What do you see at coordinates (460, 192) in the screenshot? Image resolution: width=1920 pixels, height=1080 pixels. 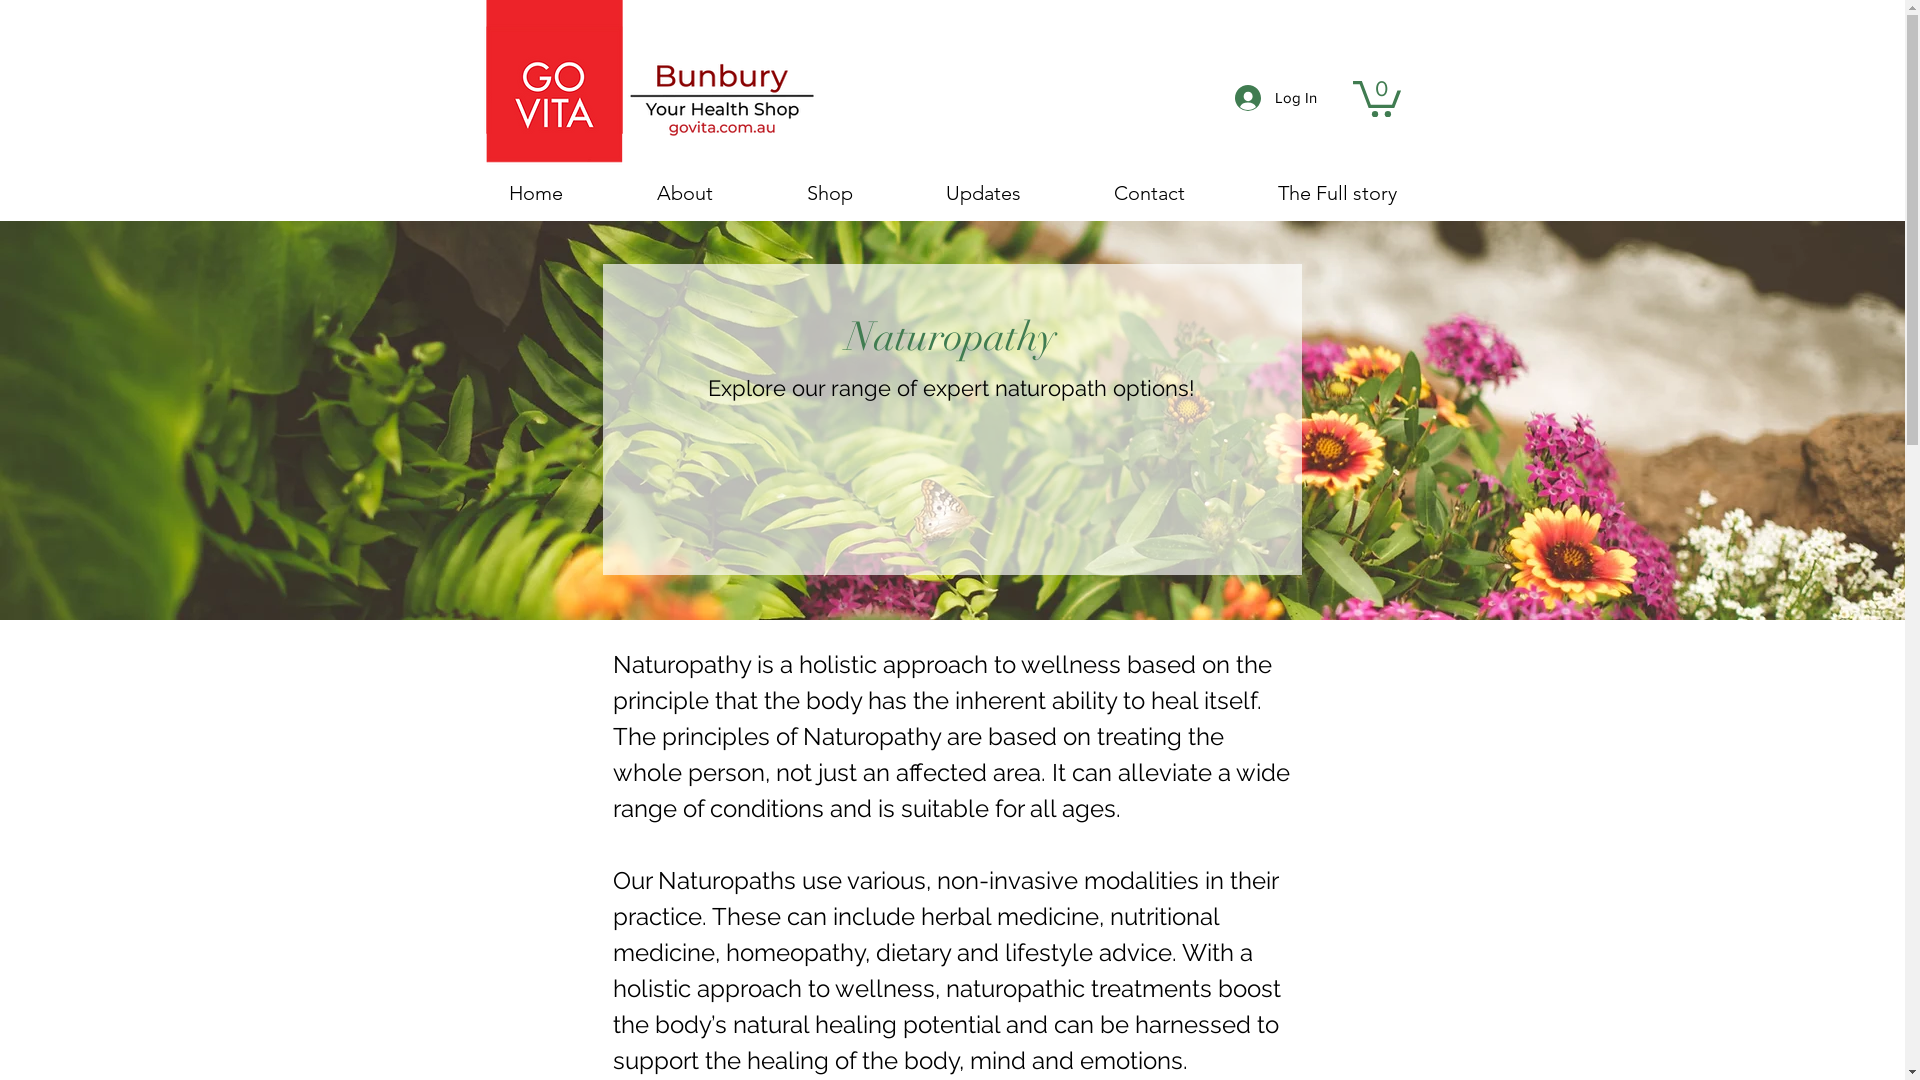 I see `'Home'` at bounding box center [460, 192].